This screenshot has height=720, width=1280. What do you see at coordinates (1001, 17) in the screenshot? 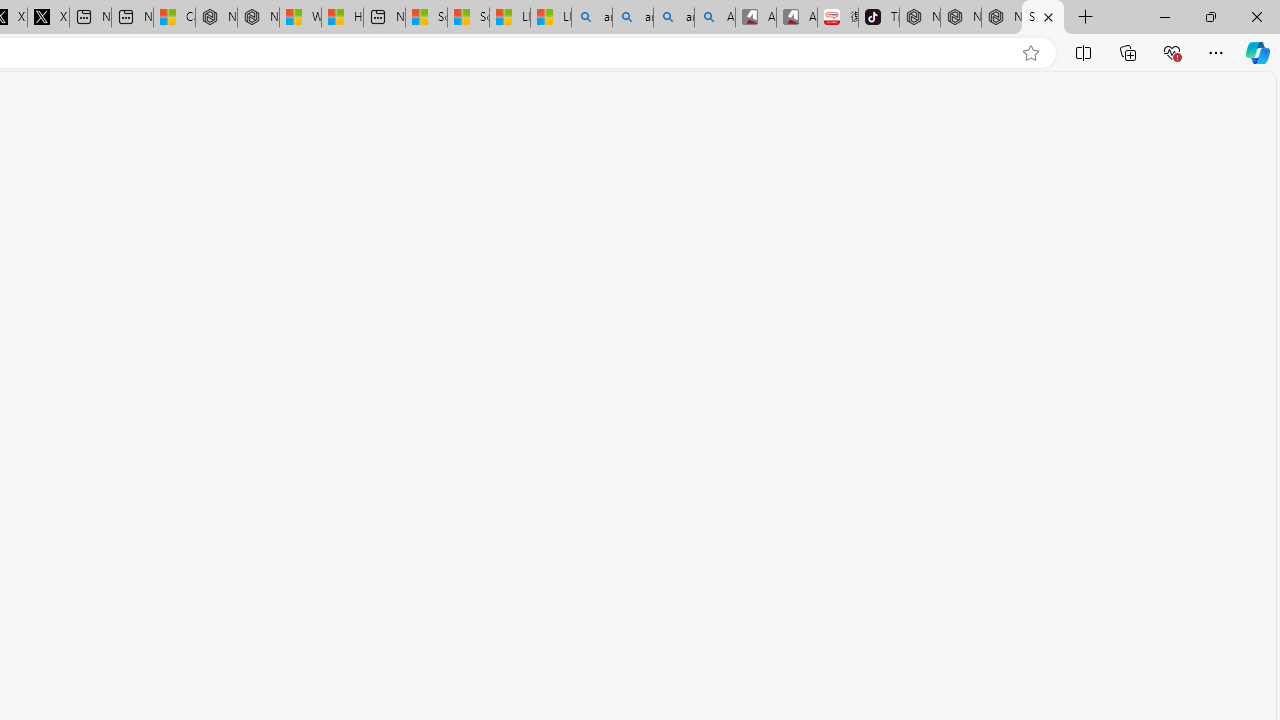
I see `'Nordace - Siena Pro 15 Essential Set'` at bounding box center [1001, 17].